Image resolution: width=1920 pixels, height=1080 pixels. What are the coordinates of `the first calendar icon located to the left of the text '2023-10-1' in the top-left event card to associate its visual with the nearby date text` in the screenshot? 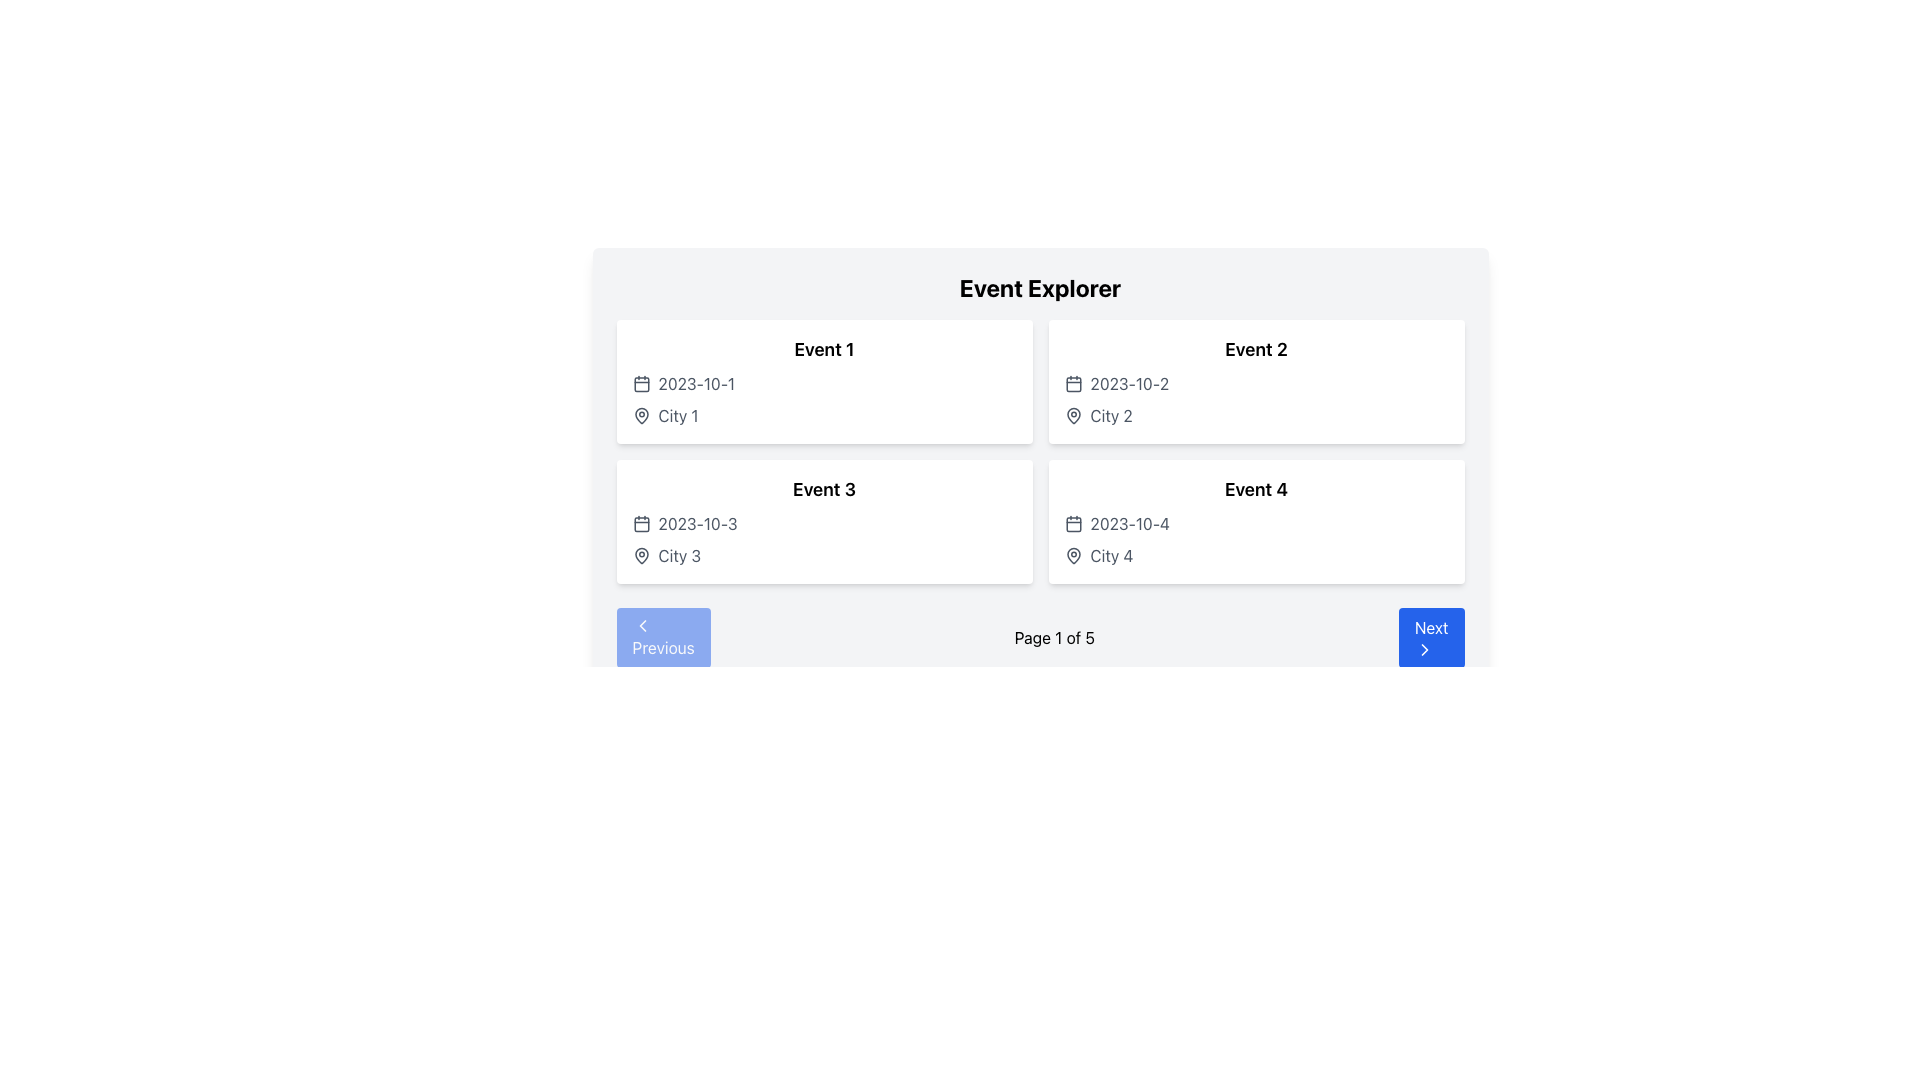 It's located at (641, 384).